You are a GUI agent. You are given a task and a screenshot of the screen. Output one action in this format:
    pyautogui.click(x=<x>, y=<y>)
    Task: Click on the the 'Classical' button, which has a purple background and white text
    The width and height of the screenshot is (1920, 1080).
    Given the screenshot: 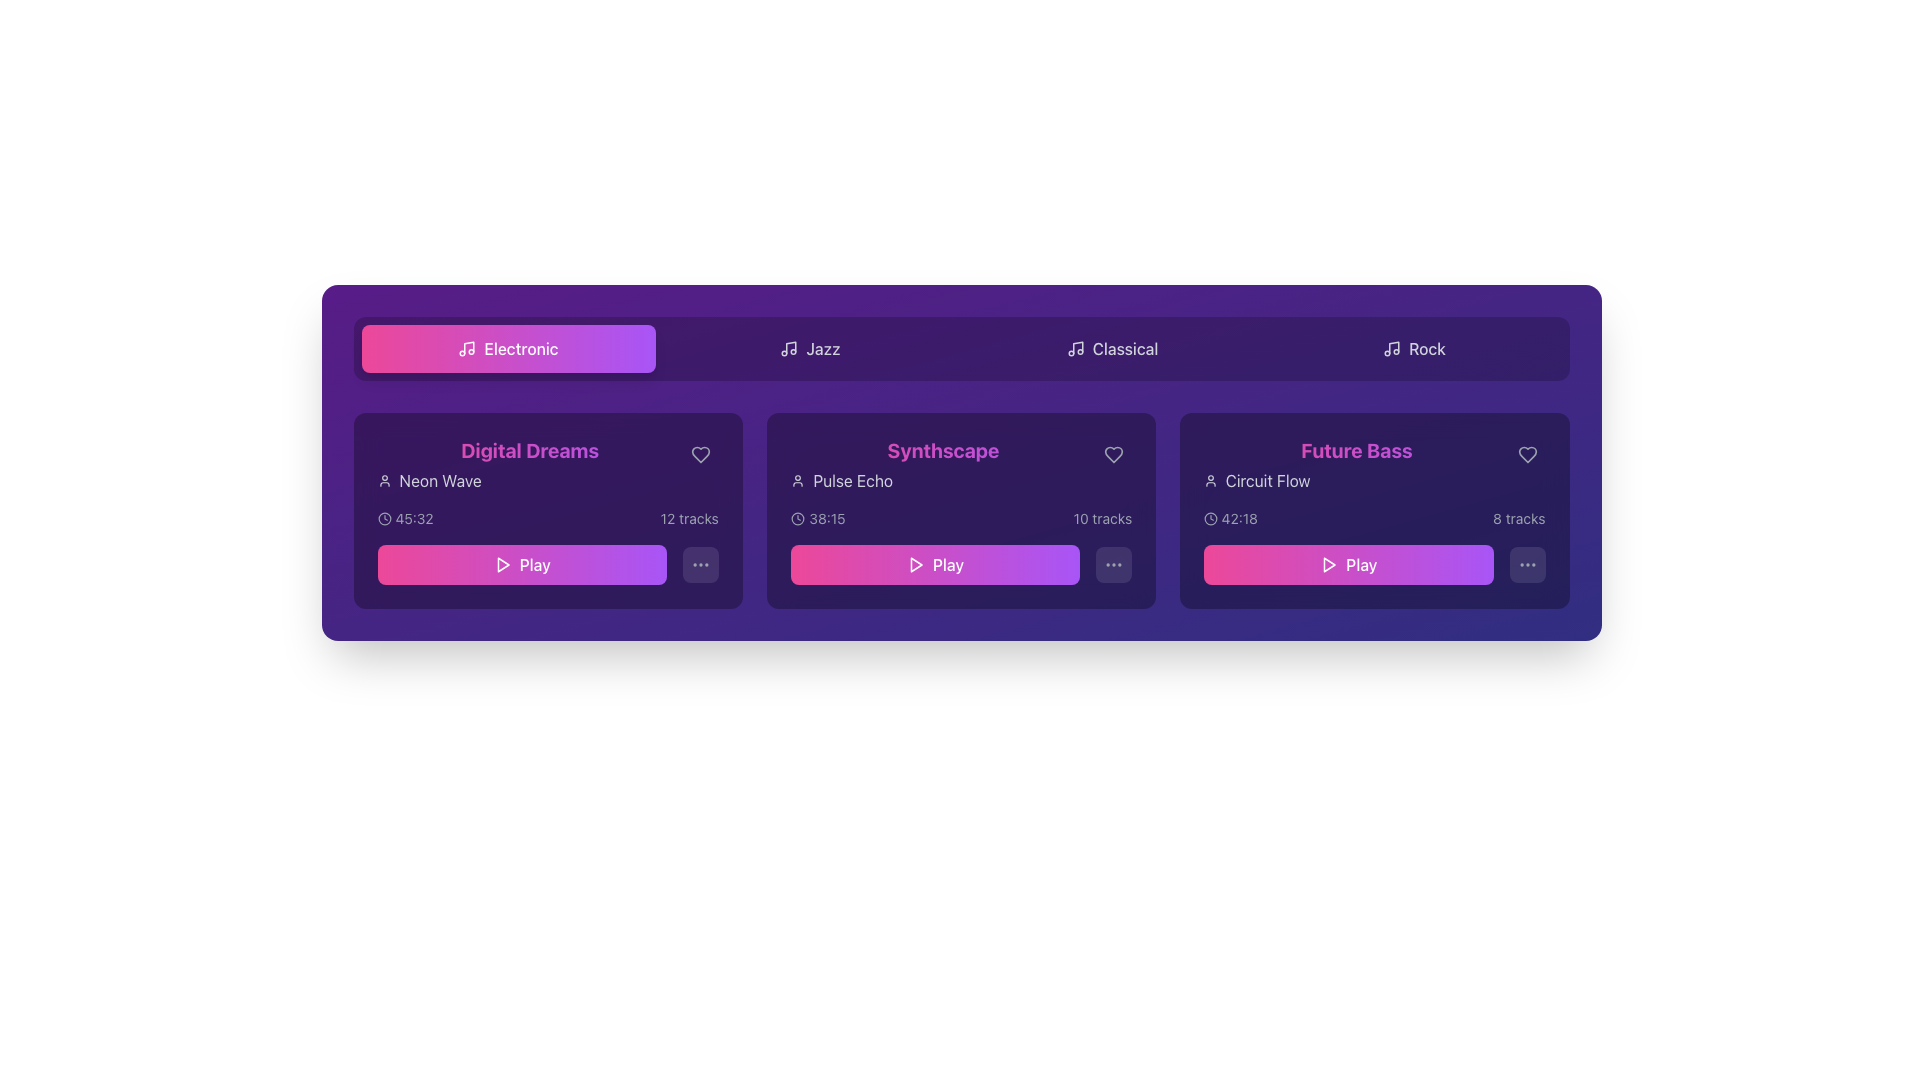 What is the action you would take?
    pyautogui.click(x=1111, y=347)
    